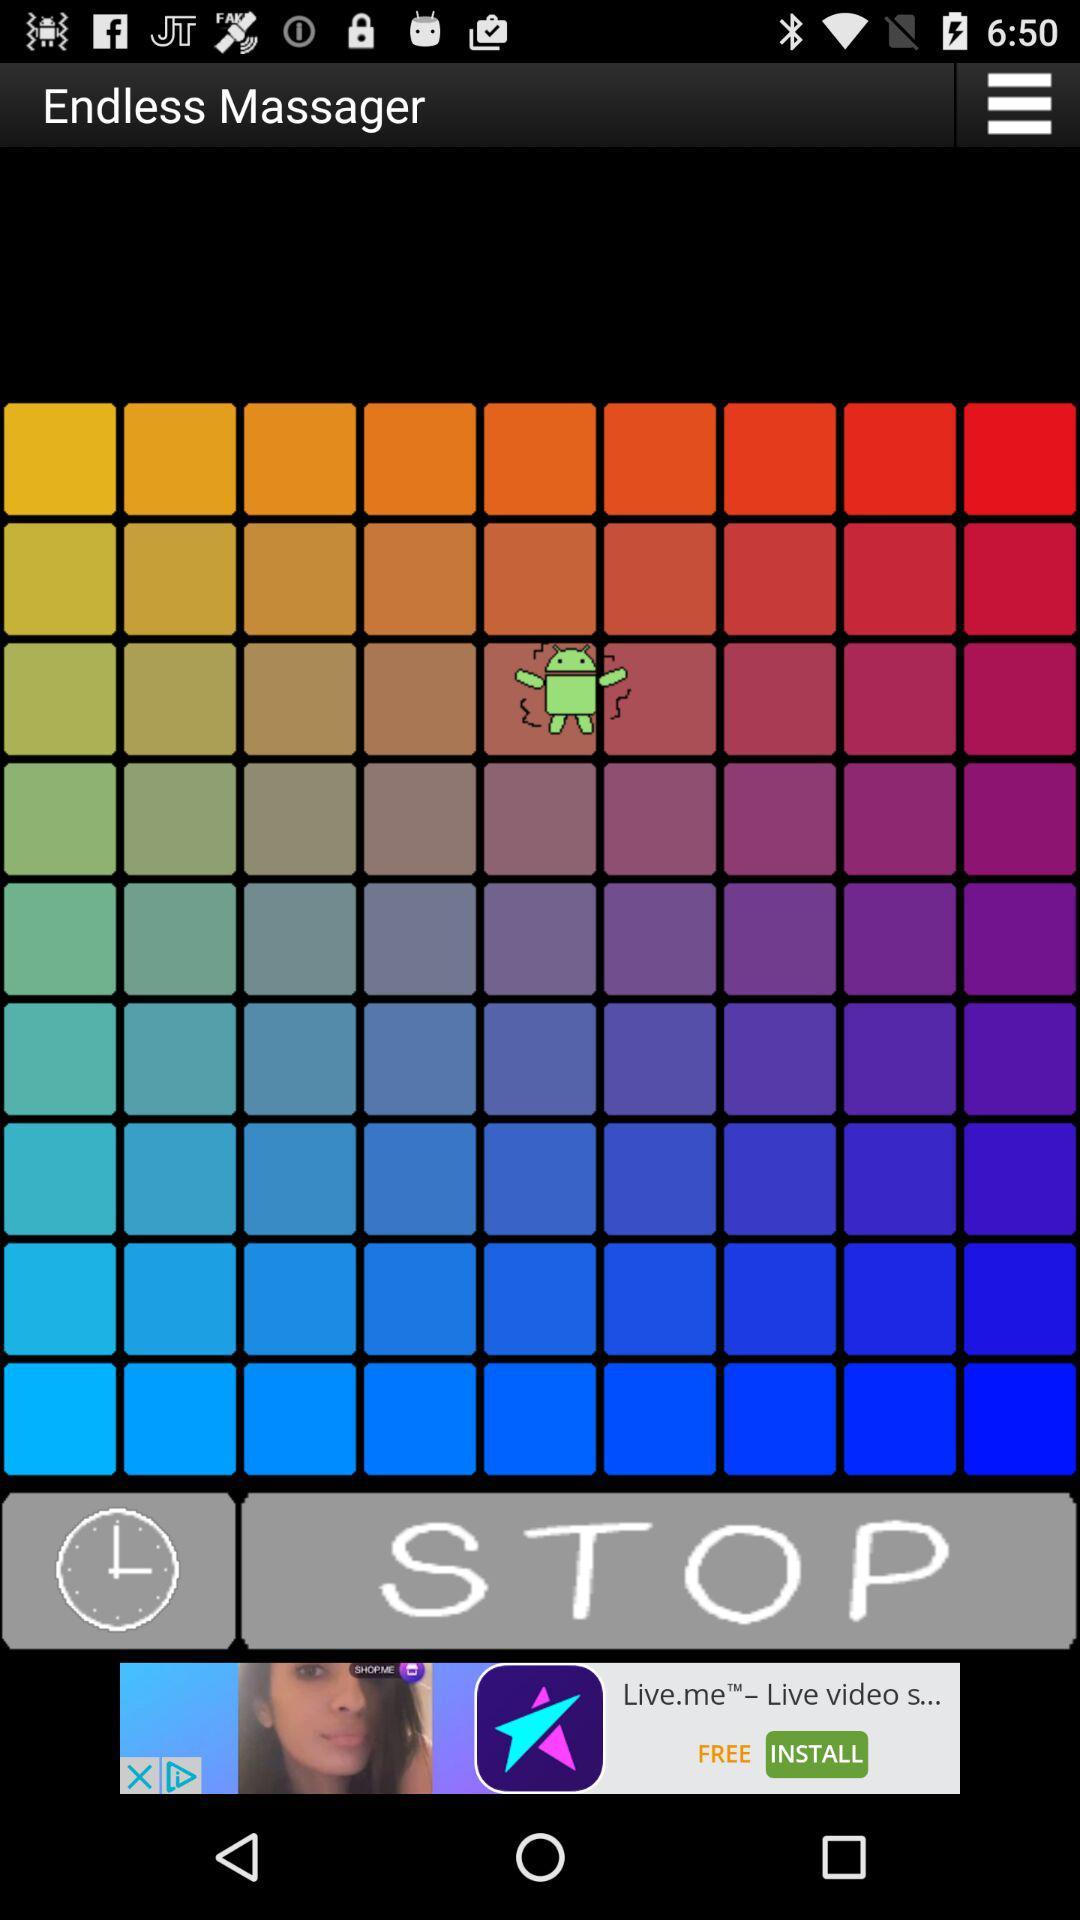  Describe the element at coordinates (1017, 111) in the screenshot. I see `the menu icon` at that location.